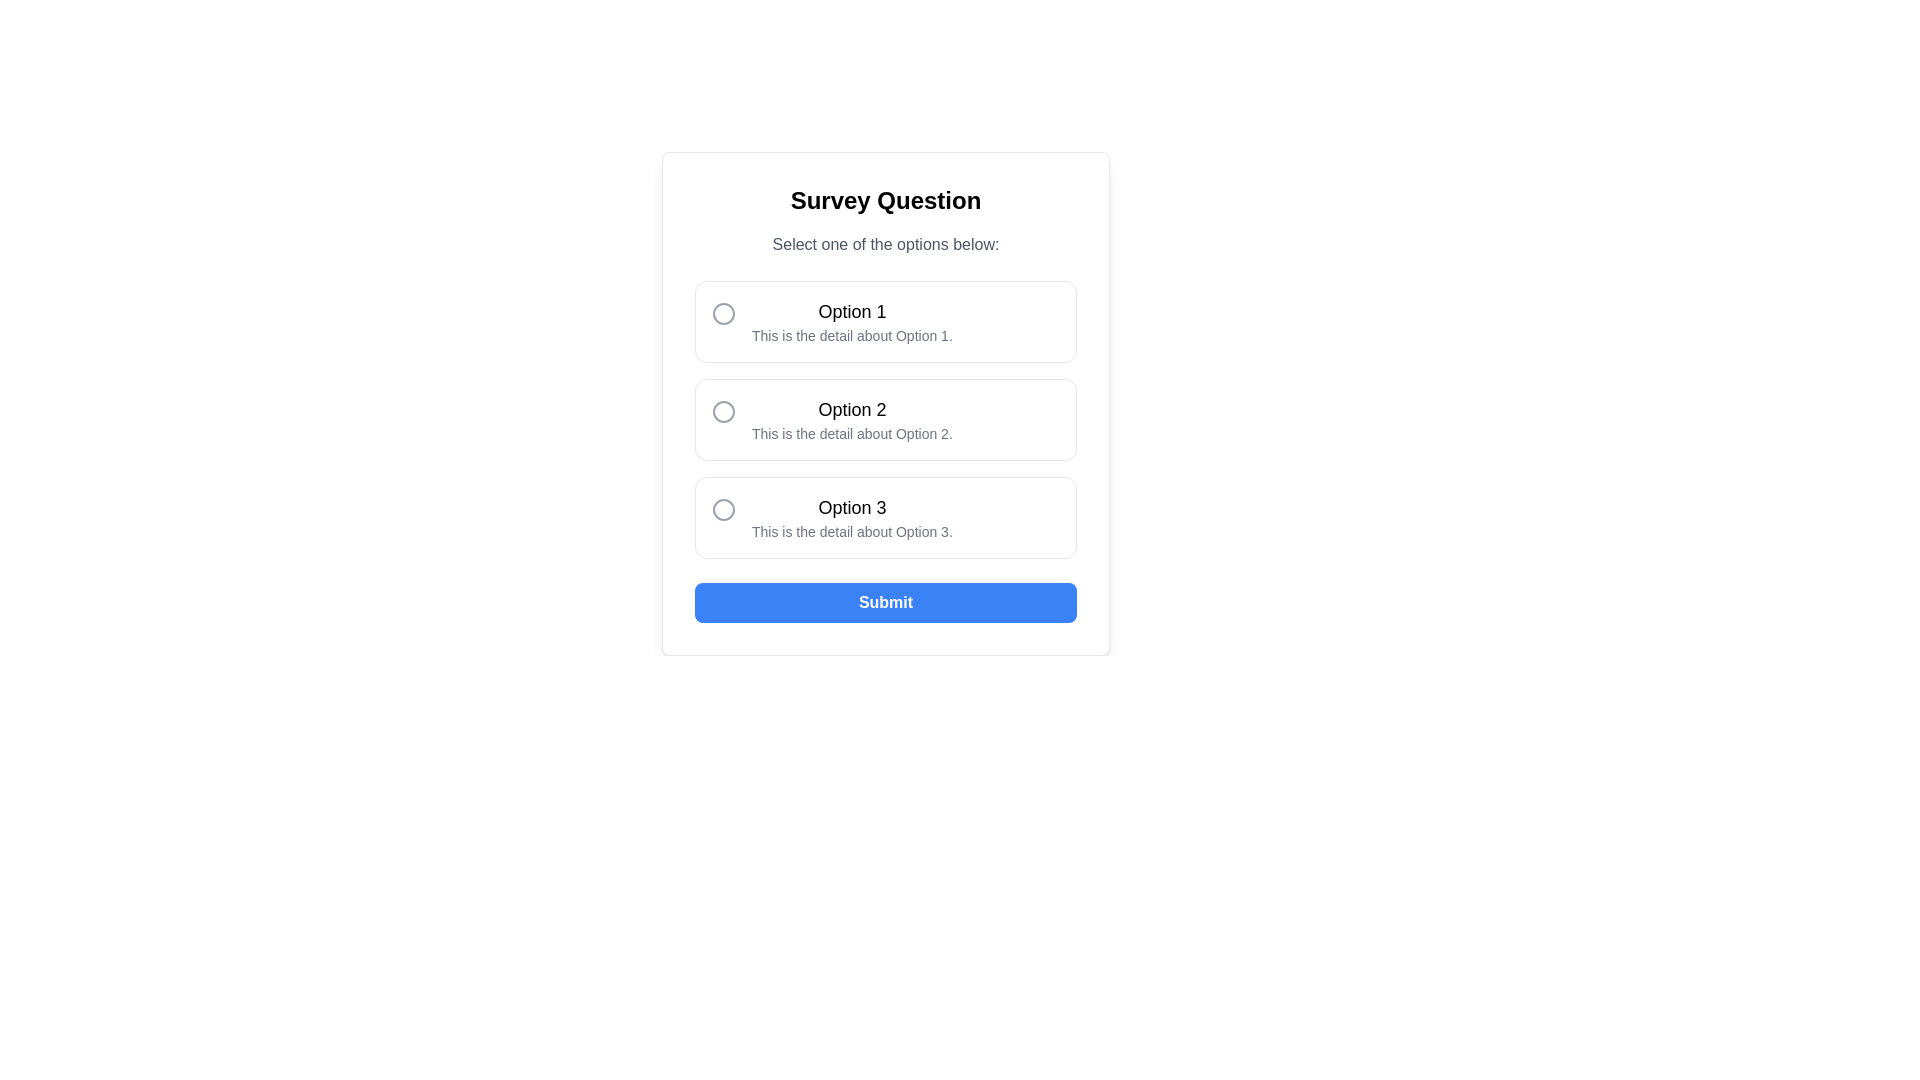 This screenshot has height=1080, width=1920. I want to click on the text label that says 'This is the detail about Option 1.' which is styled in a small-sized, gray font and positioned under the bold text 'Option 1', so click(852, 334).